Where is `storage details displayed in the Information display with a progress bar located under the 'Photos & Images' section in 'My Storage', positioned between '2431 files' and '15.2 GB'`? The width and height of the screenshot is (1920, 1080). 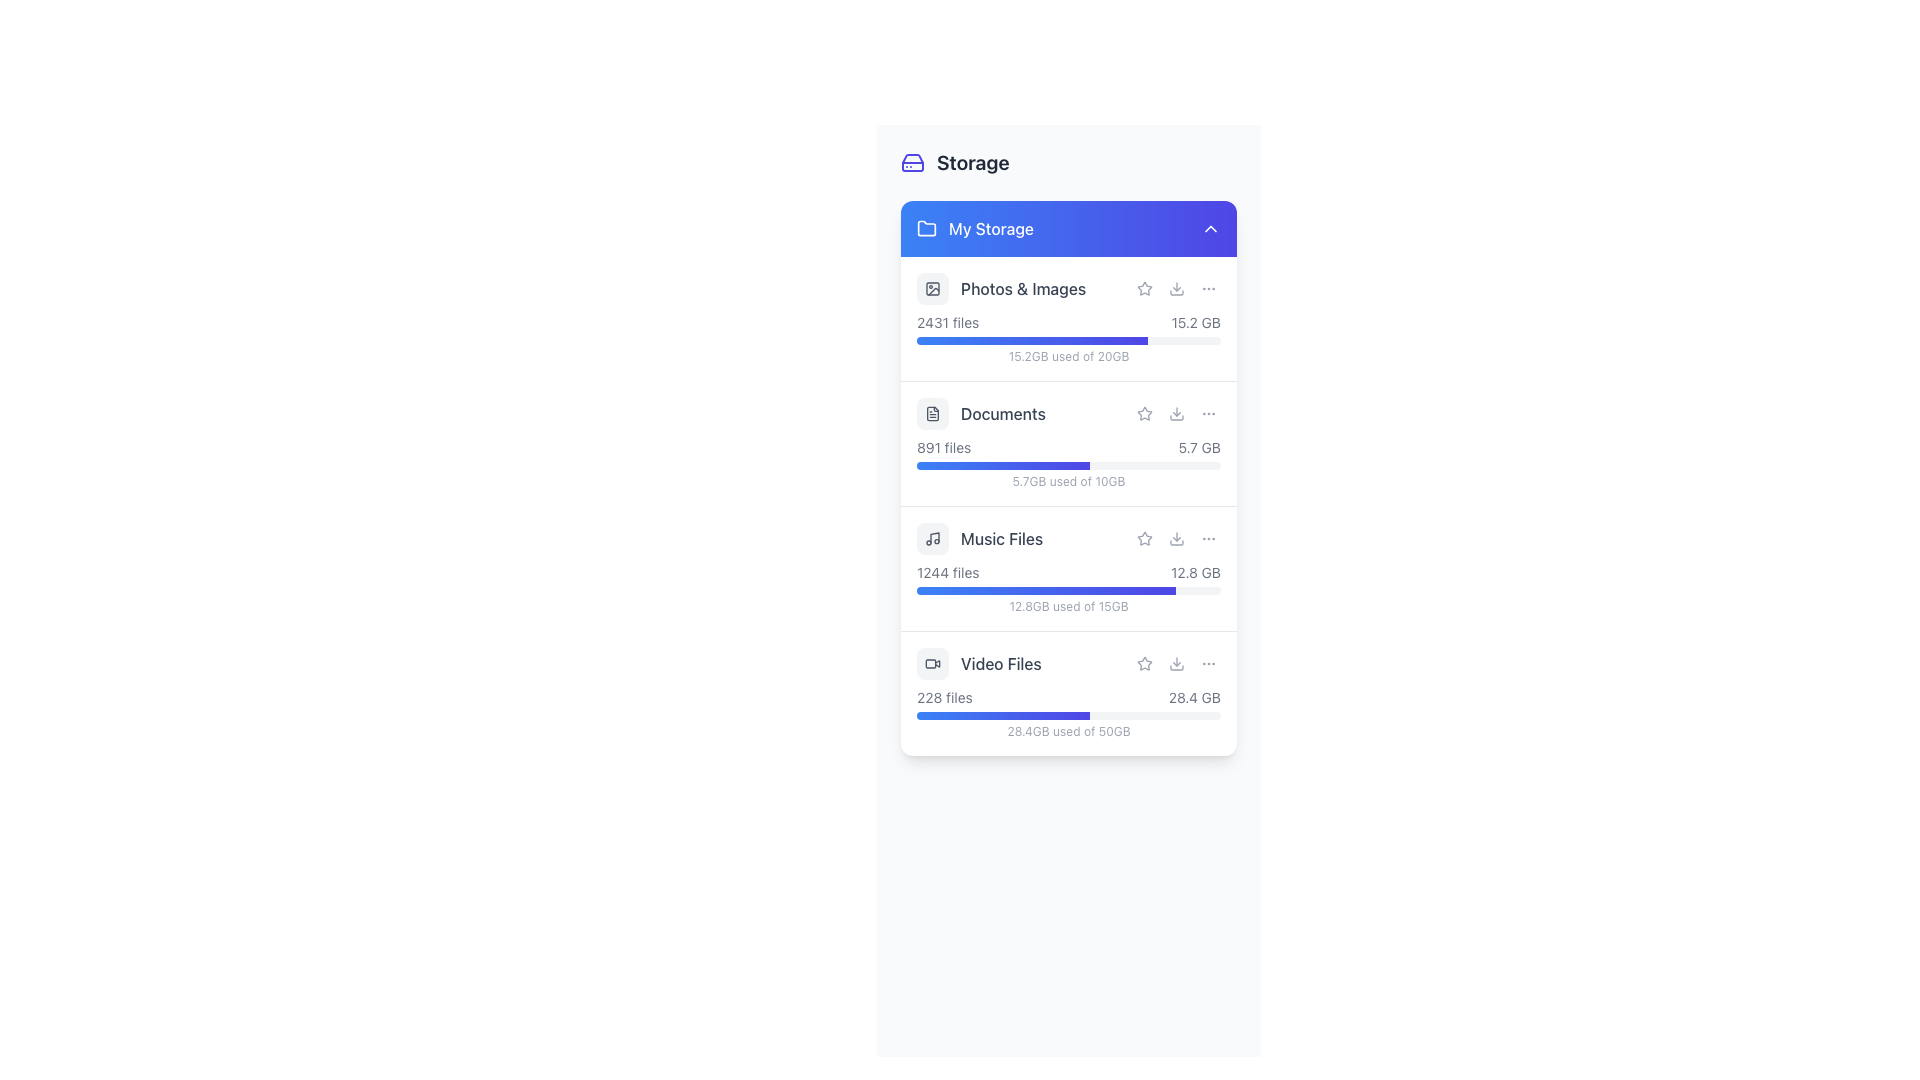
storage details displayed in the Information display with a progress bar located under the 'Photos & Images' section in 'My Storage', positioned between '2431 files' and '15.2 GB' is located at coordinates (1068, 338).